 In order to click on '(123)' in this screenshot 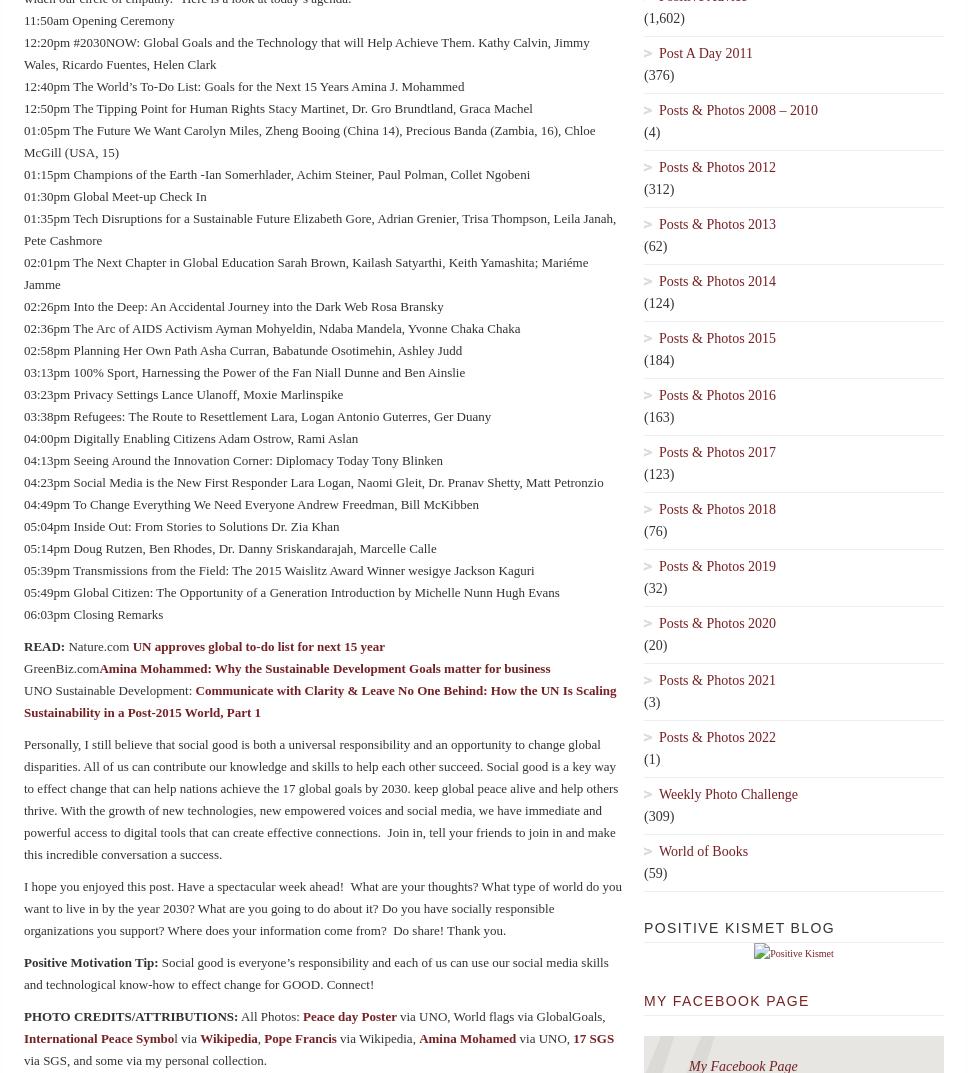, I will do `click(659, 474)`.